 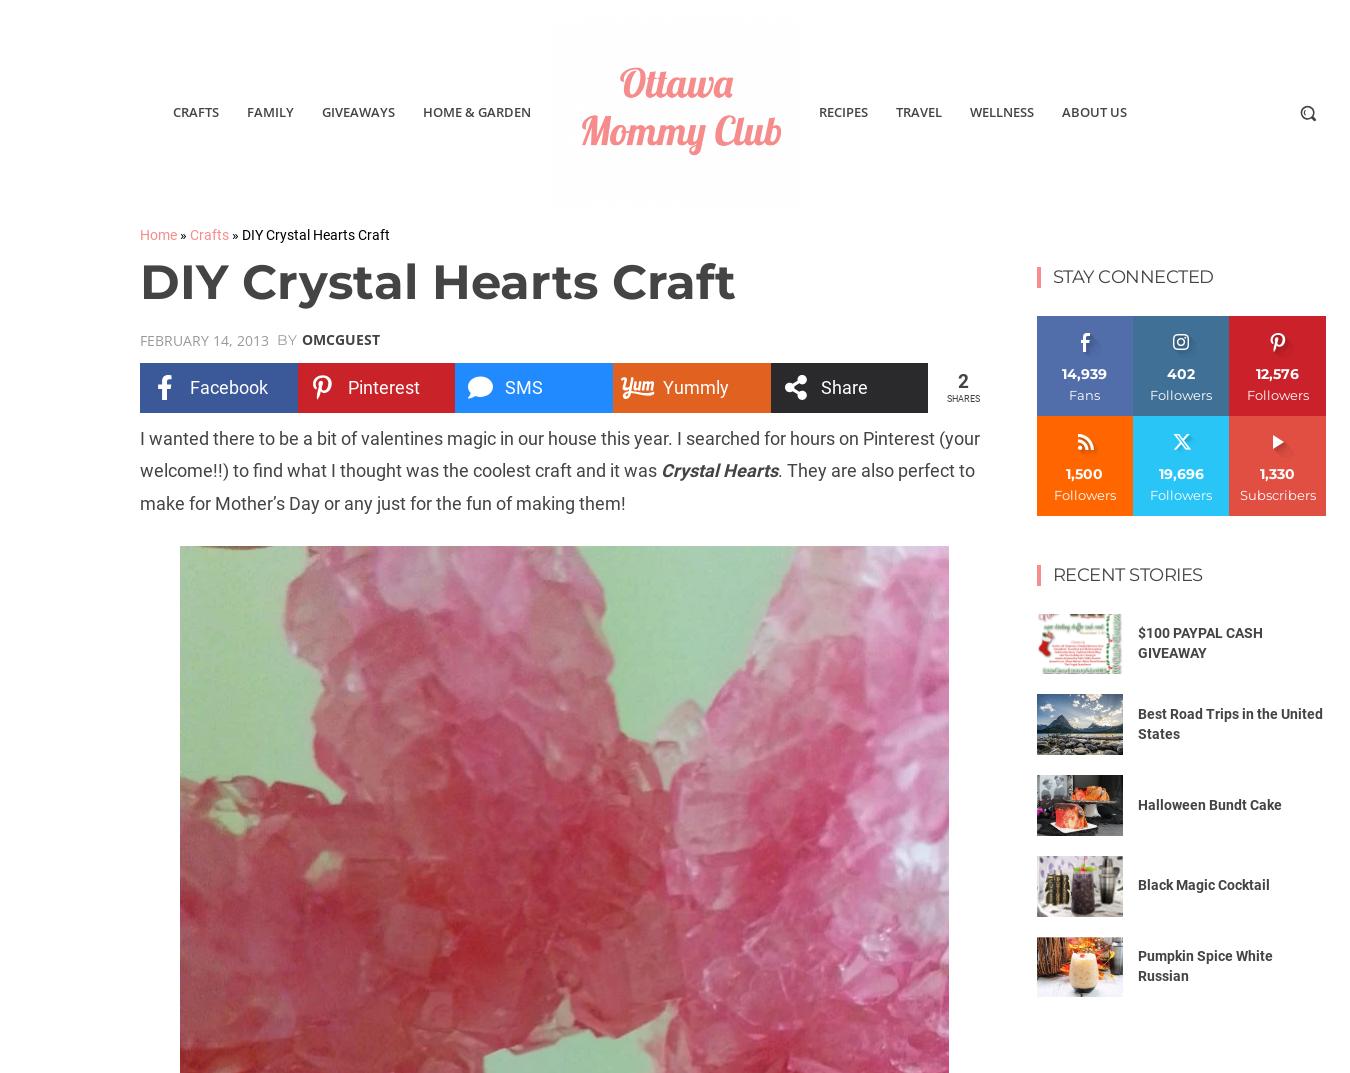 What do you see at coordinates (695, 385) in the screenshot?
I see `'Yummly'` at bounding box center [695, 385].